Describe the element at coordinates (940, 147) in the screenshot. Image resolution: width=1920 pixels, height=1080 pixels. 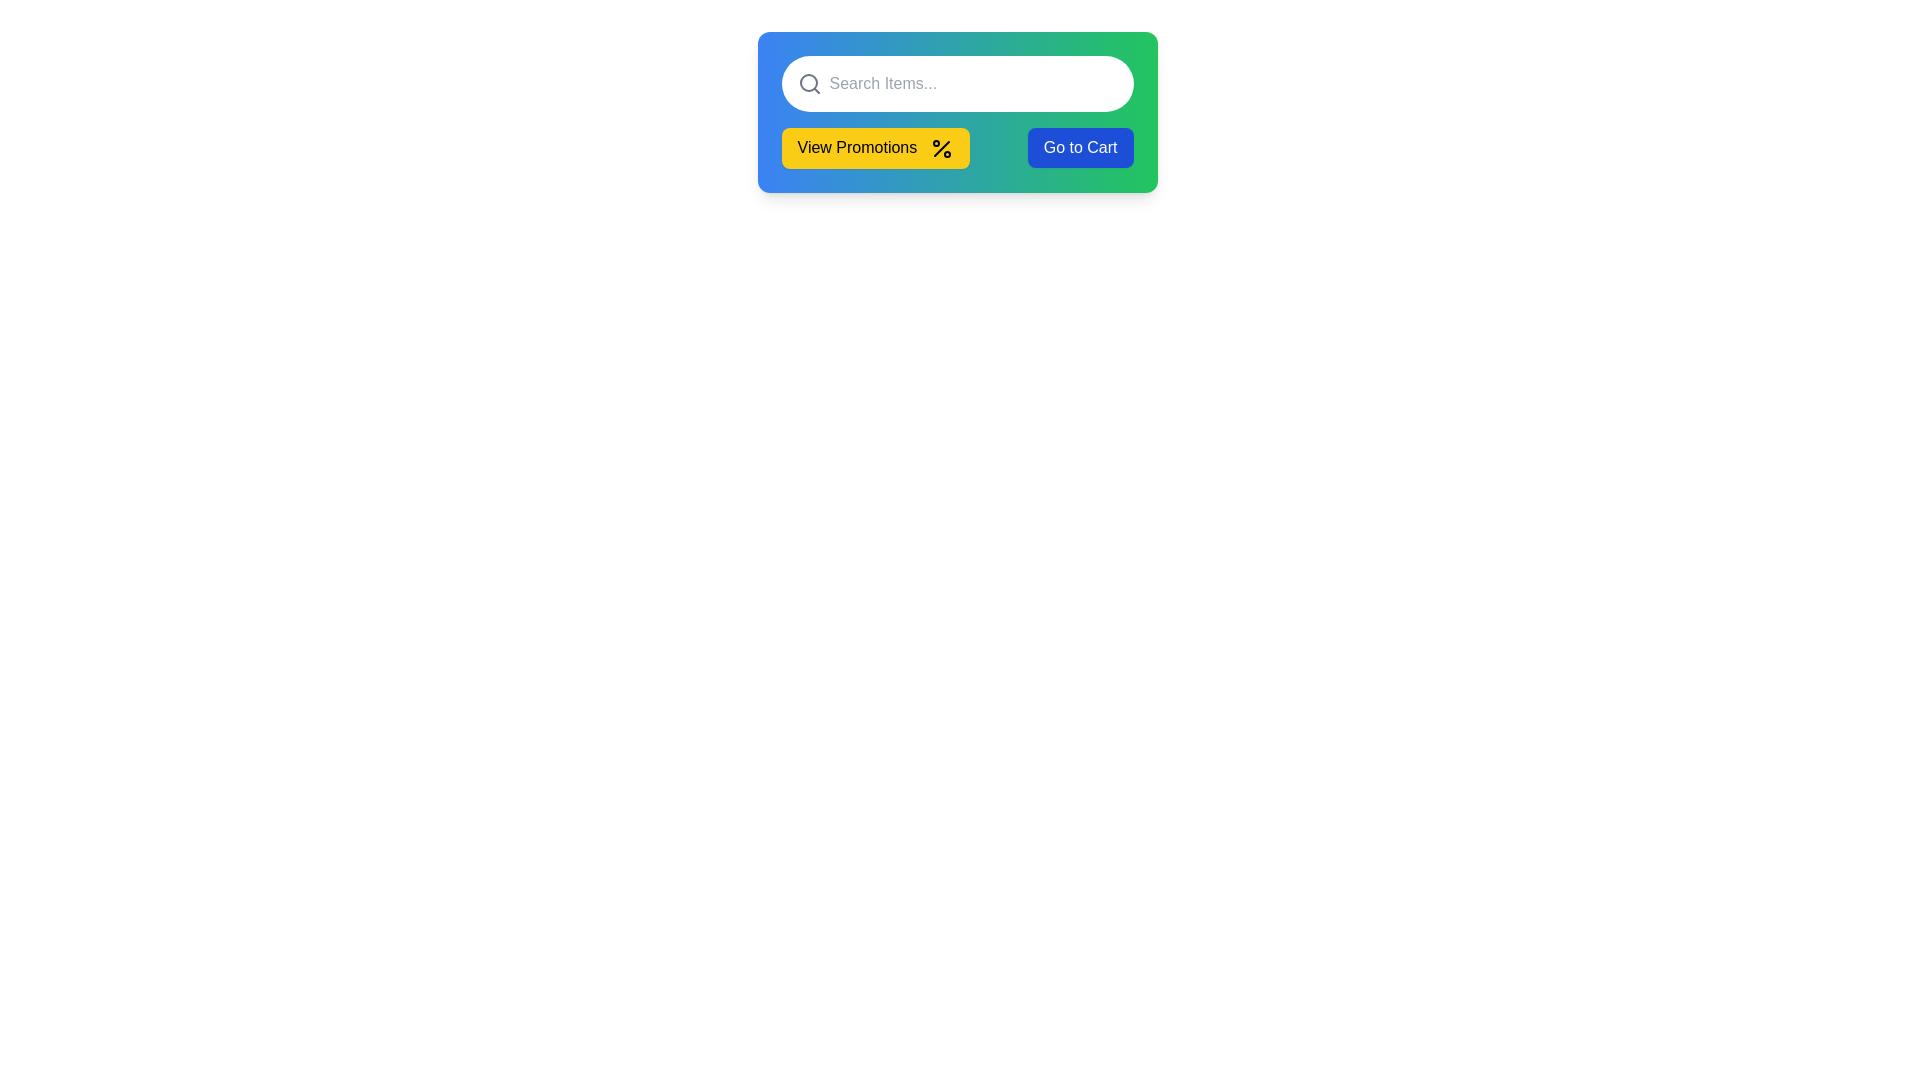
I see `the percent symbol icon within the yellow 'View Promotions' button, located to the right of the 'View Promotions' text label` at that location.